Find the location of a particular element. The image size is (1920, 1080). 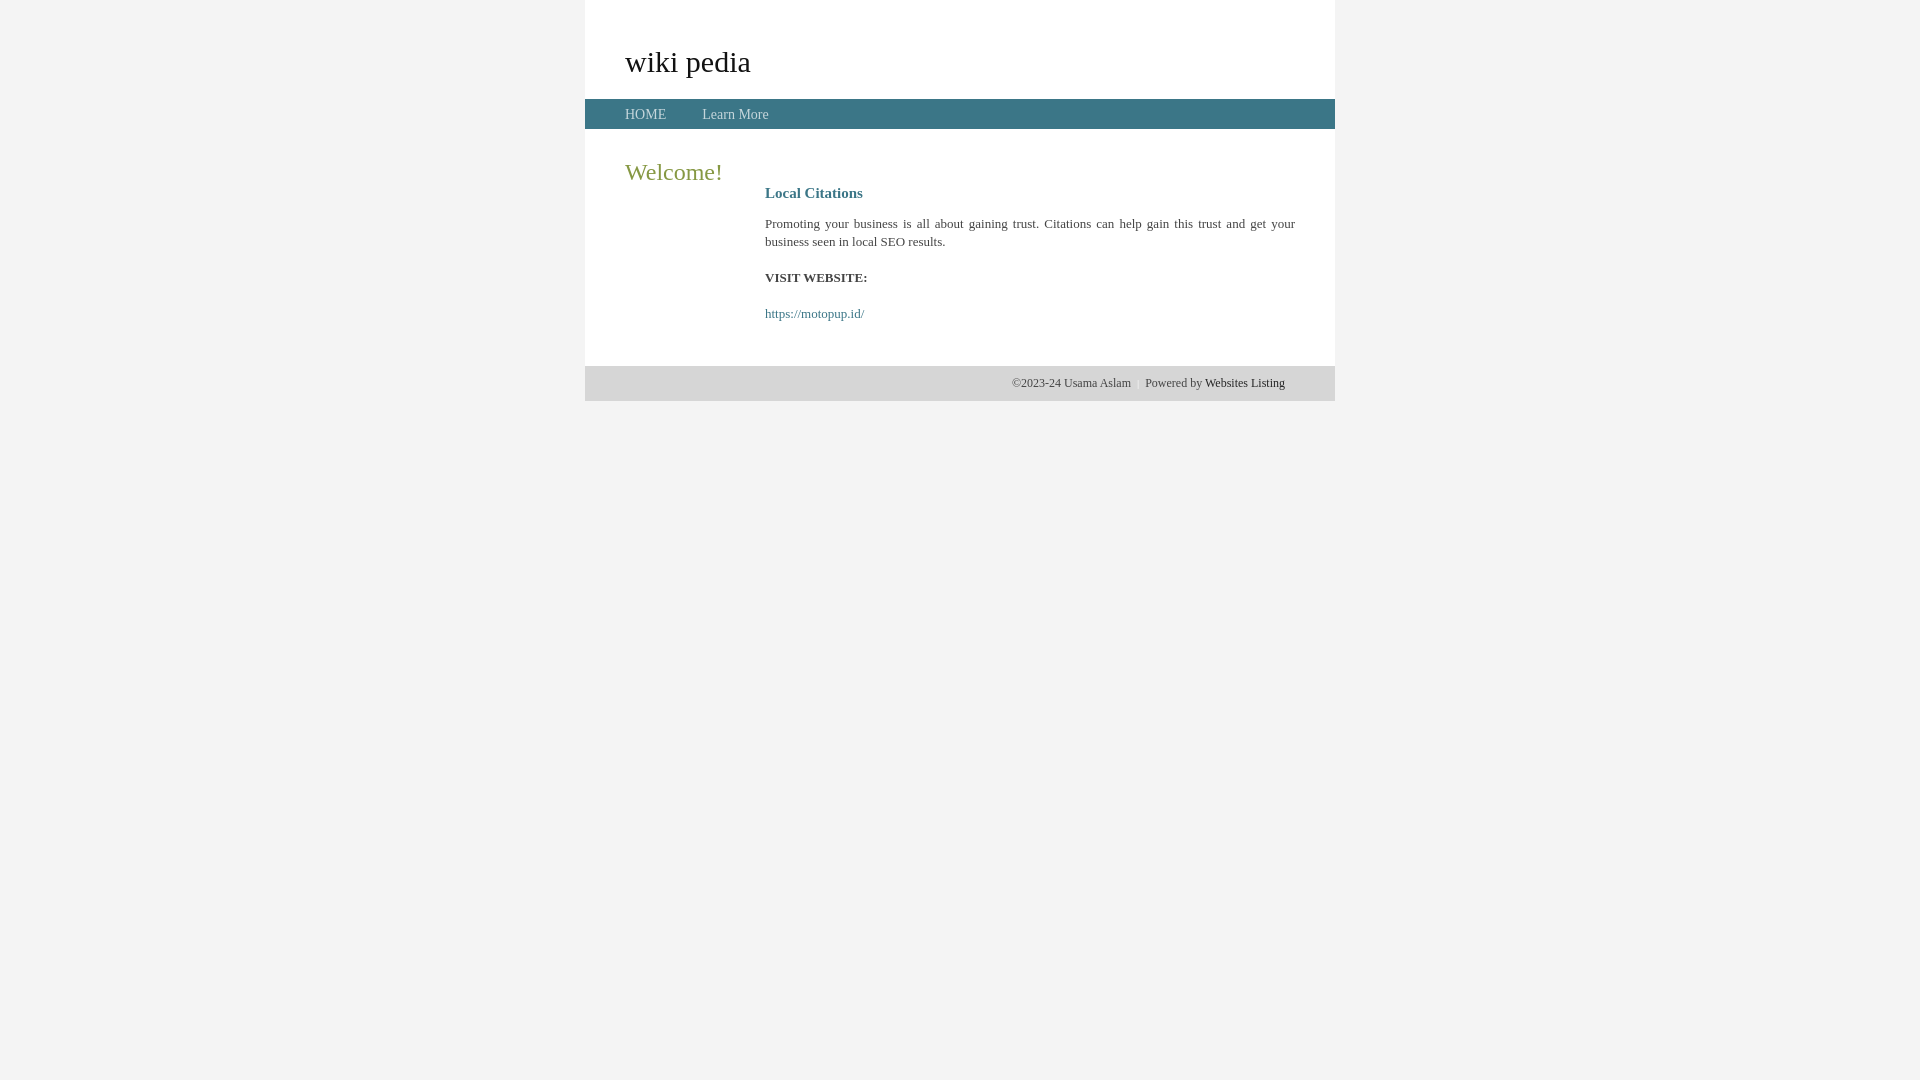

'HOME' is located at coordinates (623, 114).